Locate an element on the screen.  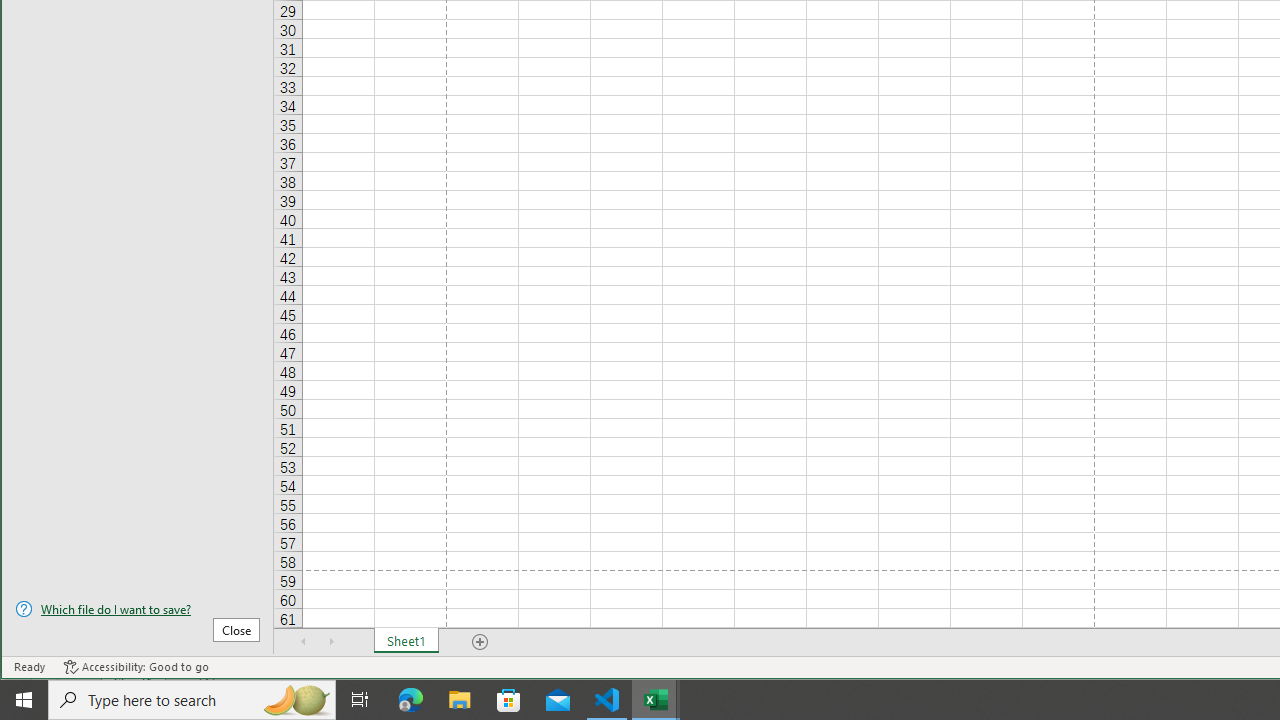
'Type here to search' is located at coordinates (192, 698).